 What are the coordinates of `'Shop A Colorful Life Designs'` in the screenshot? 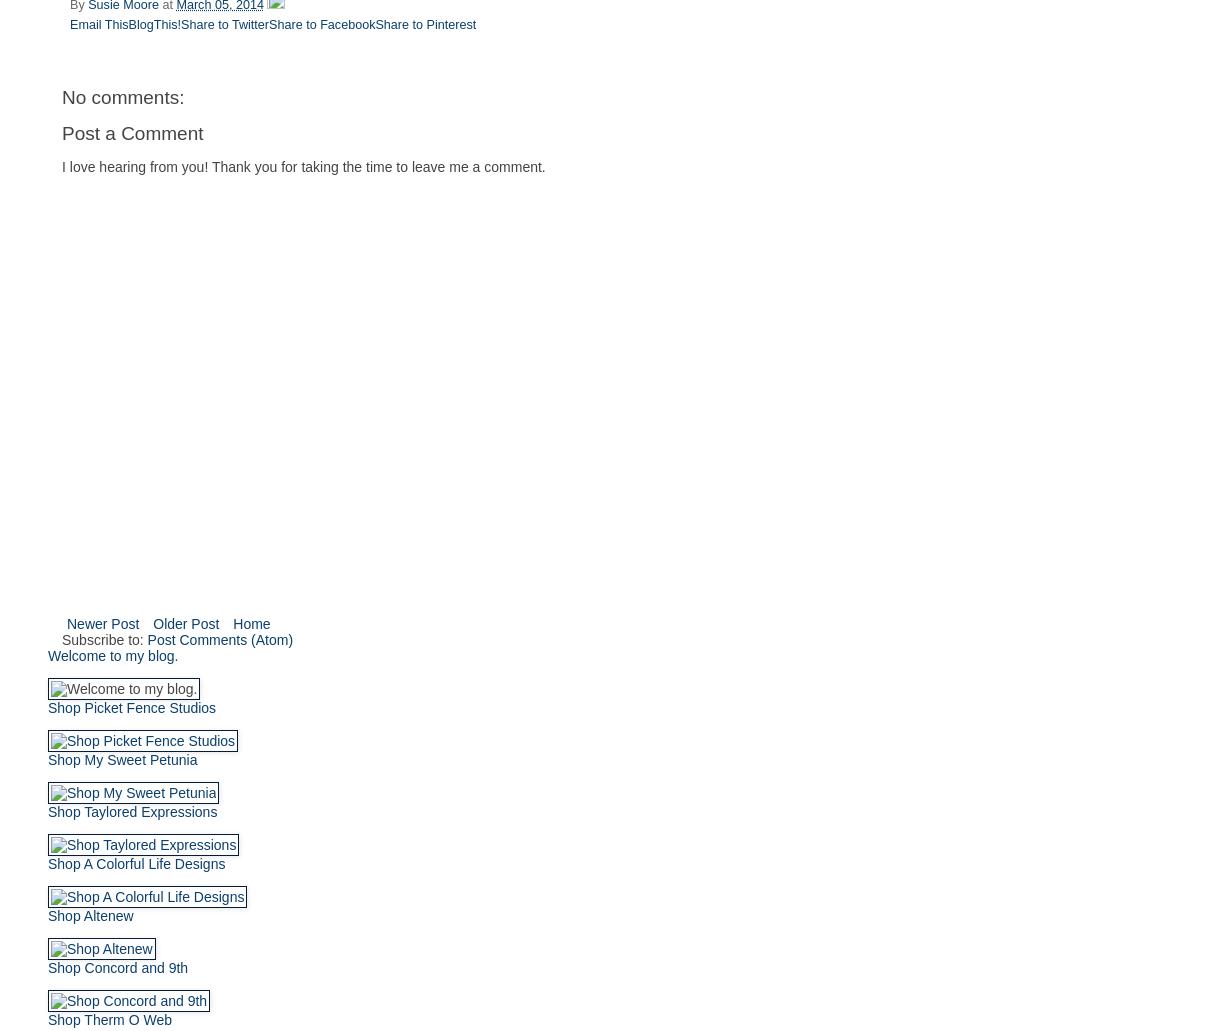 It's located at (135, 863).